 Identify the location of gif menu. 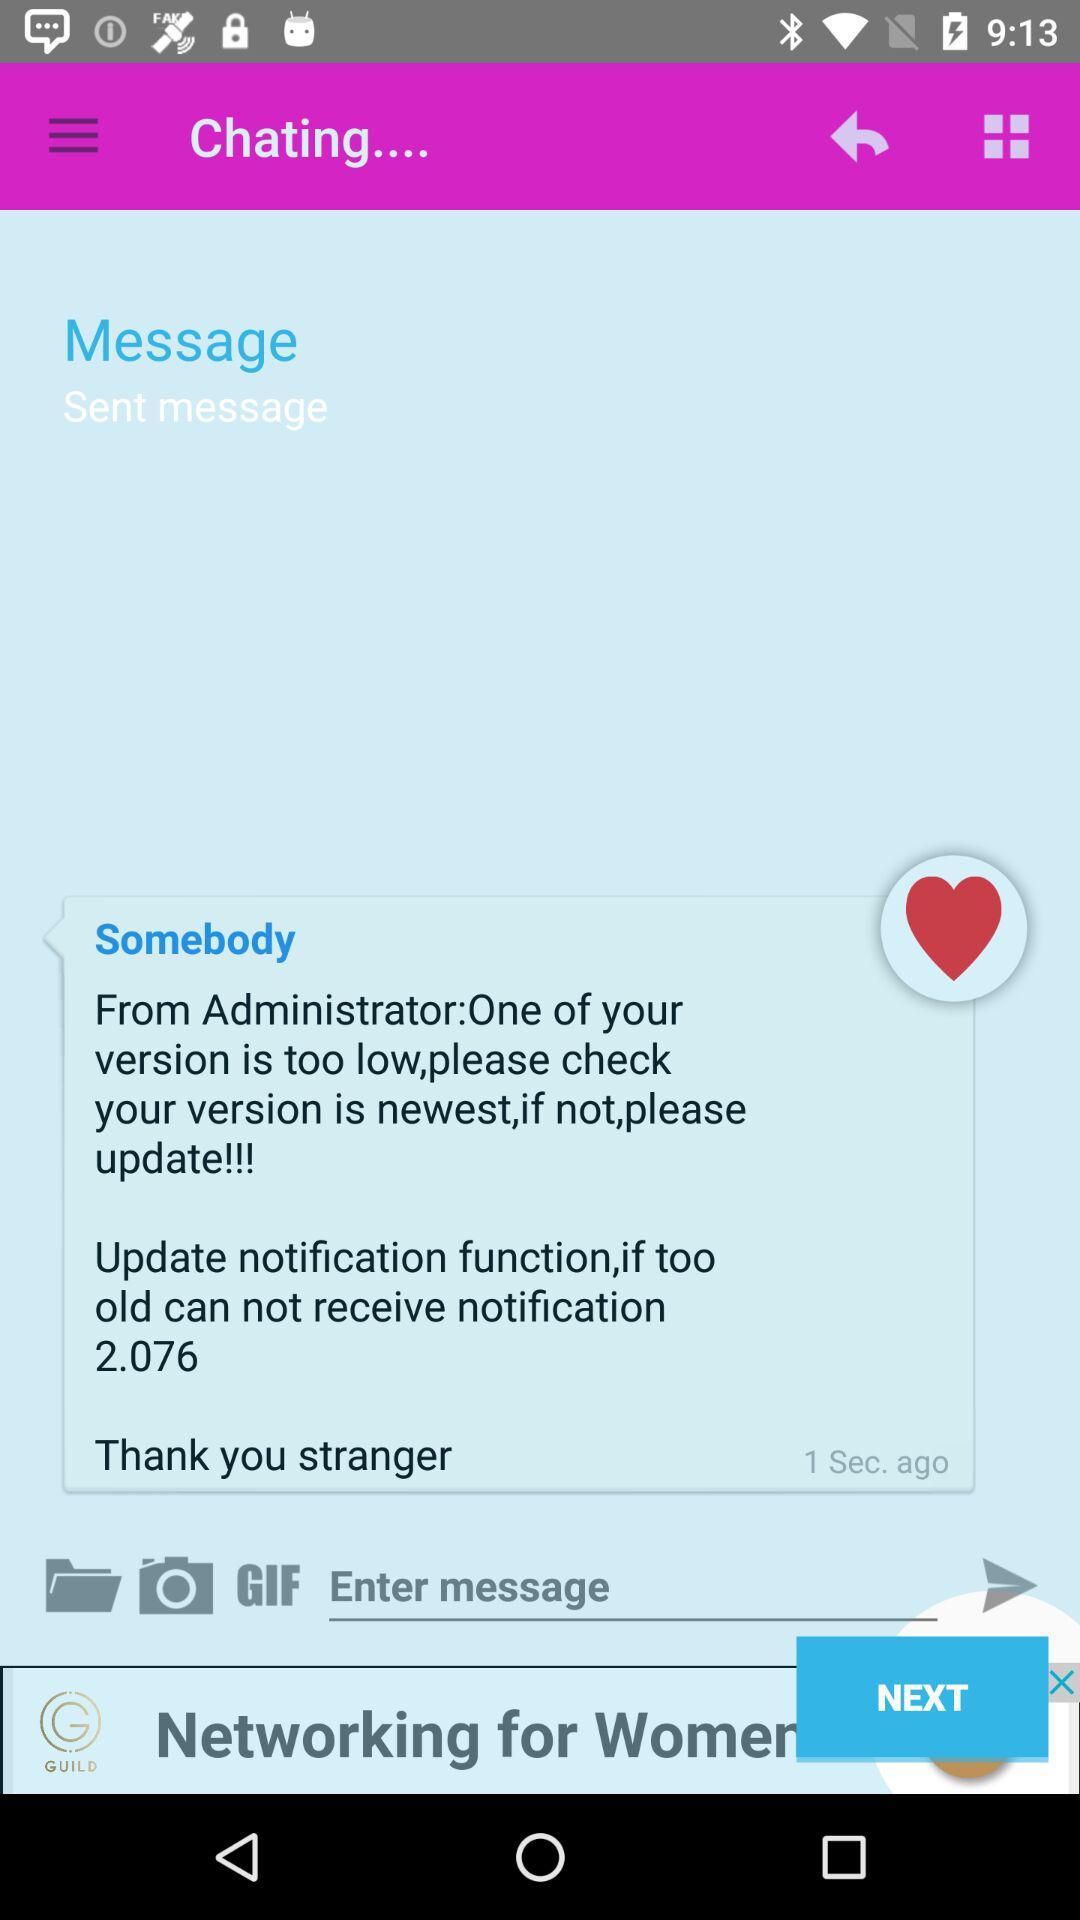
(272, 1584).